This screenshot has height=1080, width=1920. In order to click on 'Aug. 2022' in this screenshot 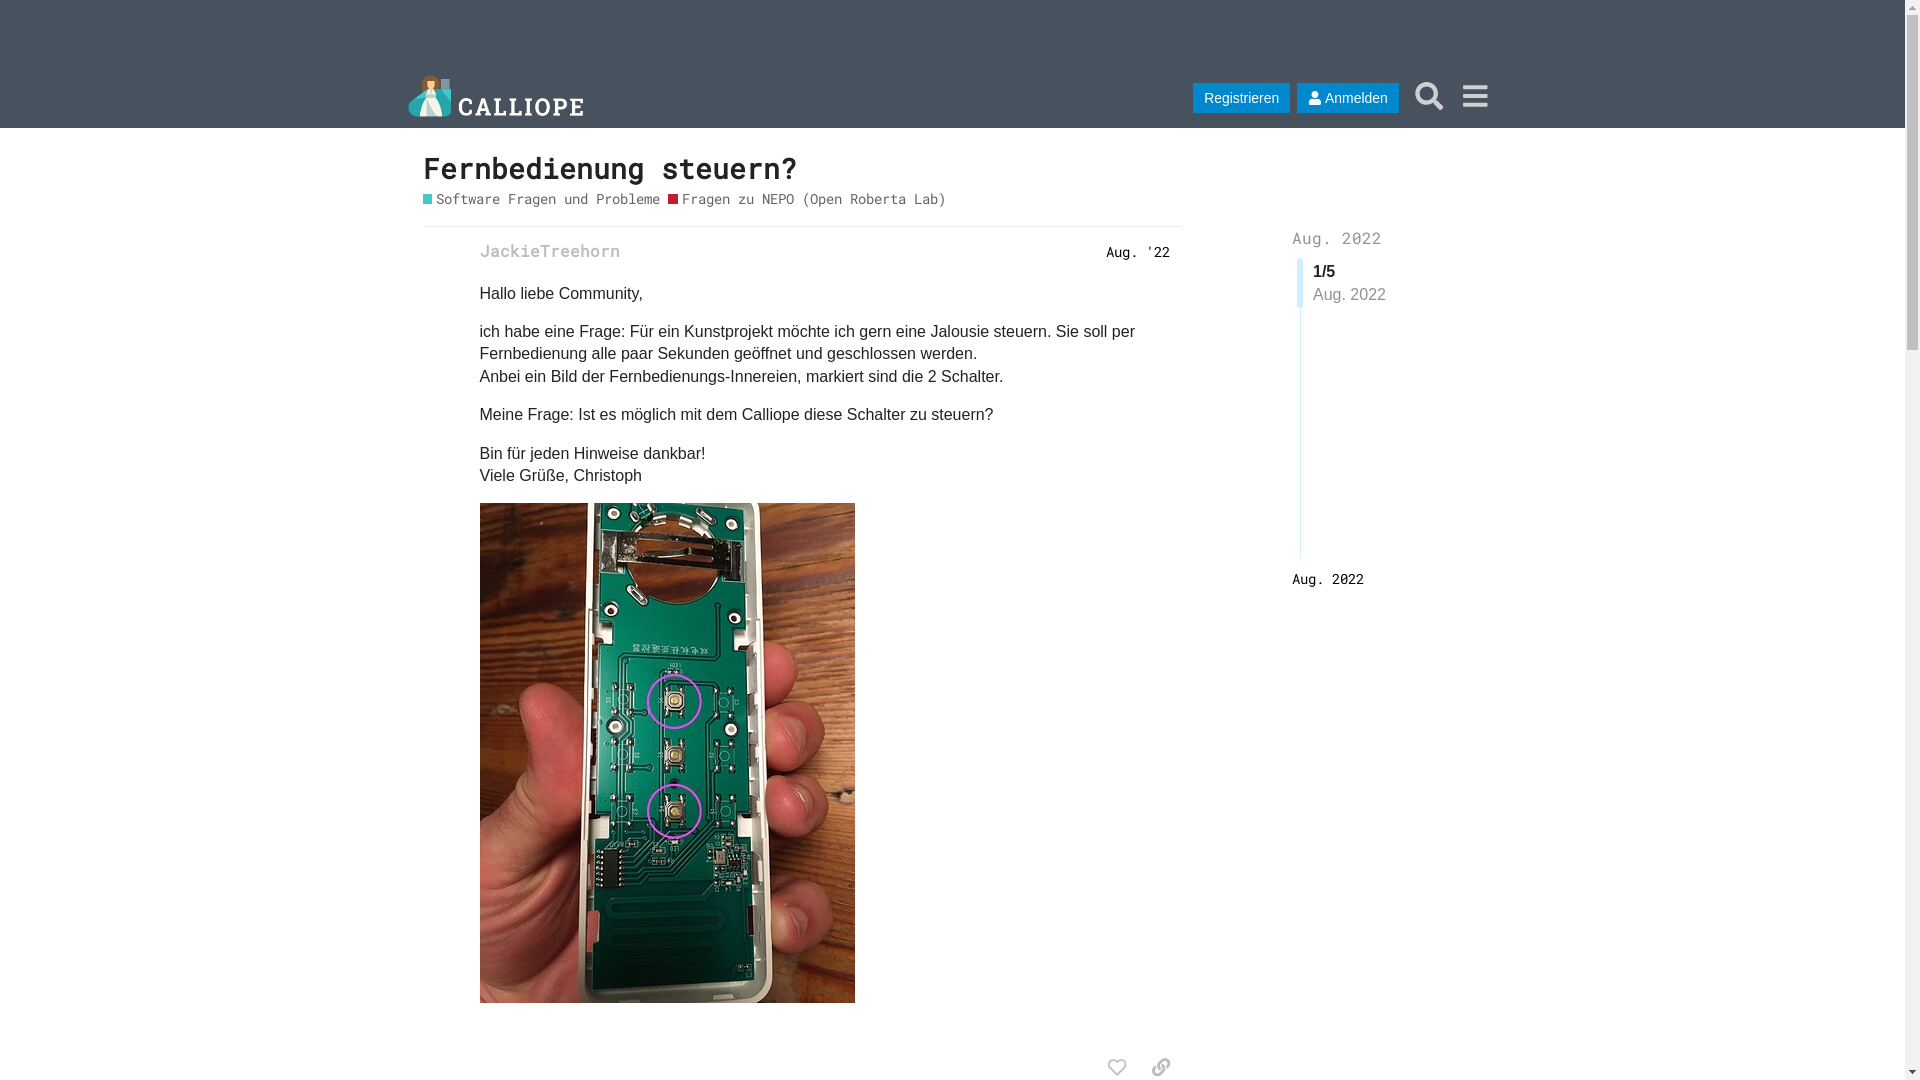, I will do `click(1337, 236)`.